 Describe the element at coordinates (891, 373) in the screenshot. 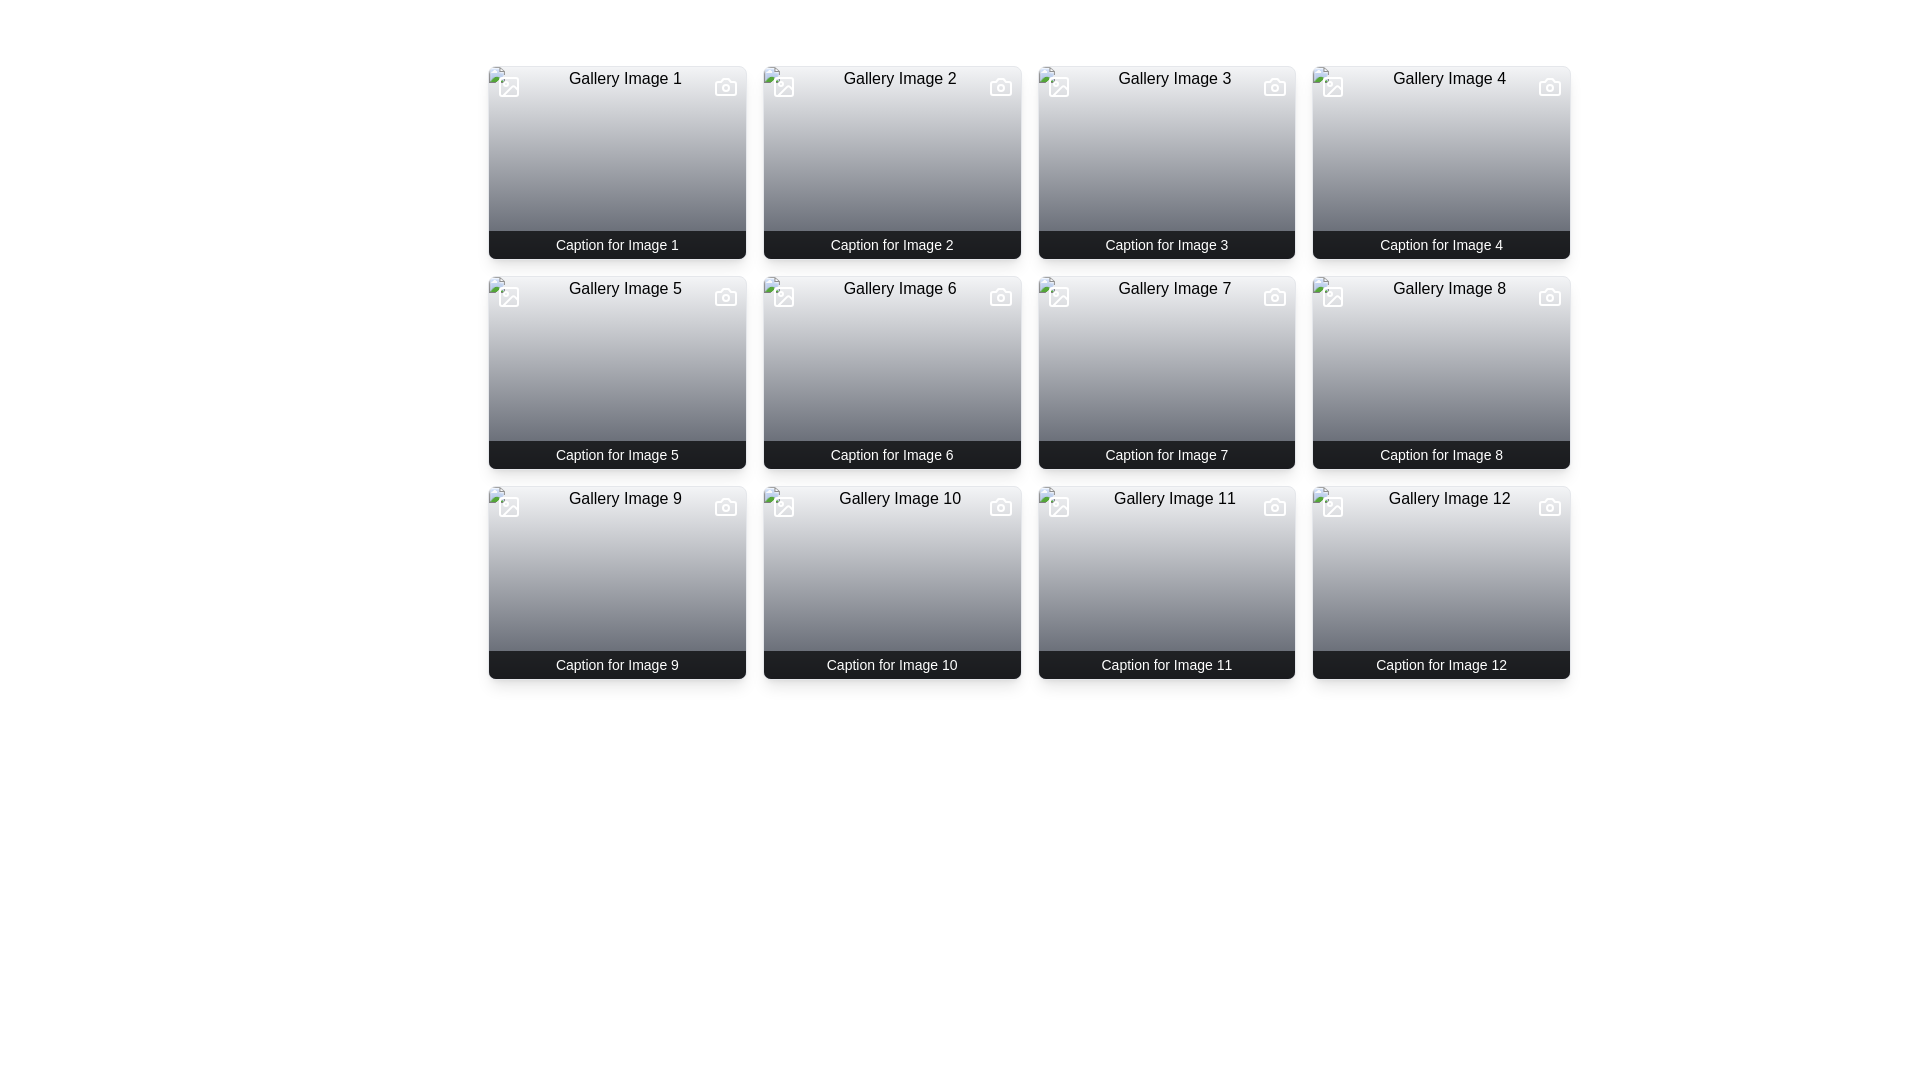

I see `the Gallery card element located in the second row and second column` at that location.